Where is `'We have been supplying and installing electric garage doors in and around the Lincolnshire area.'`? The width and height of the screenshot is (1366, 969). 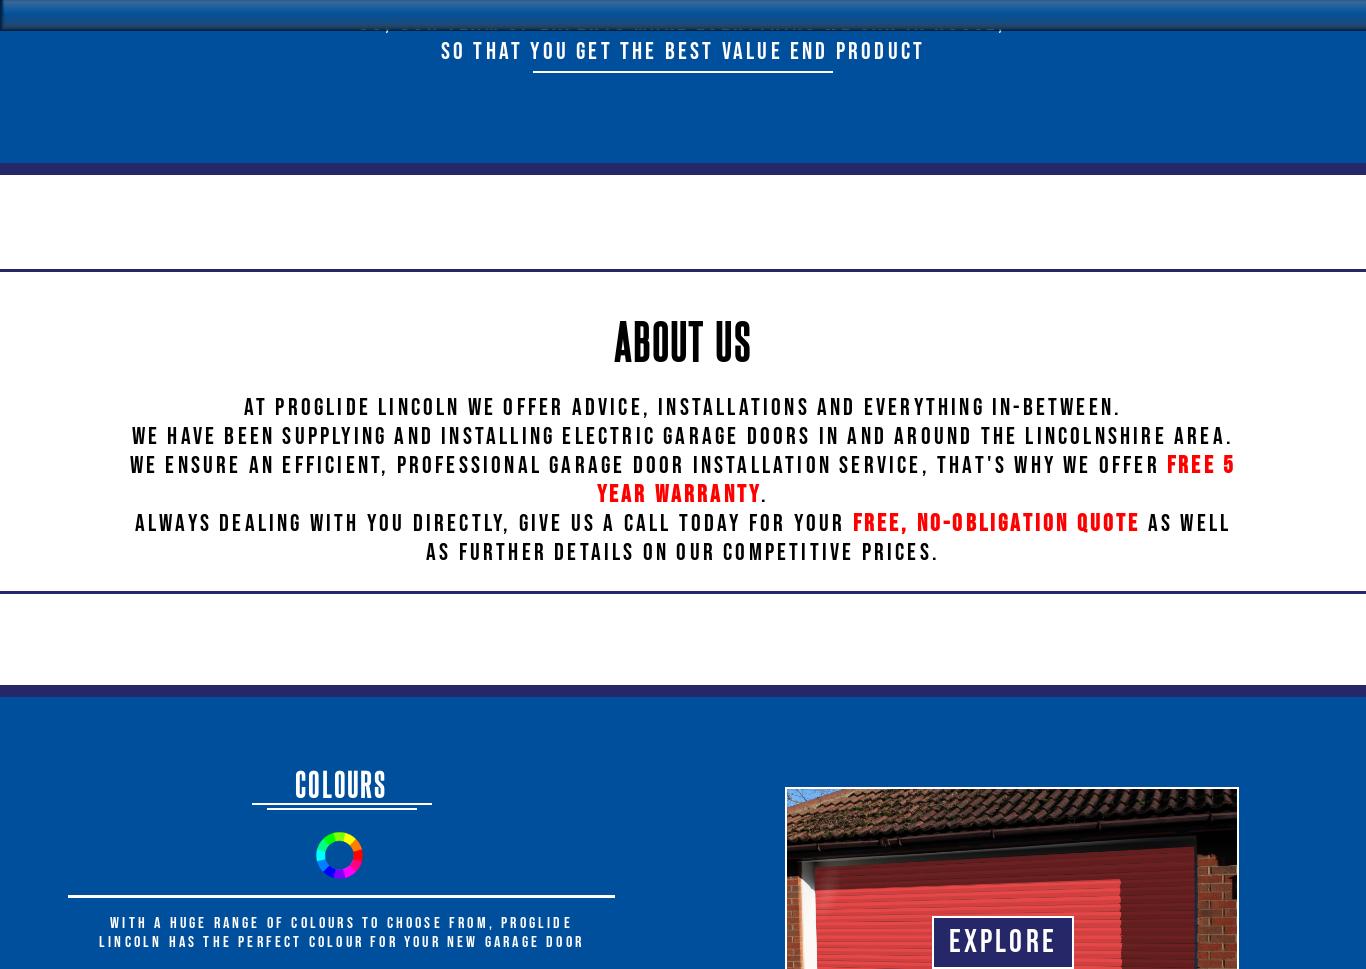 'We have been supplying and installing electric garage doors in and around the Lincolnshire area.' is located at coordinates (681, 435).